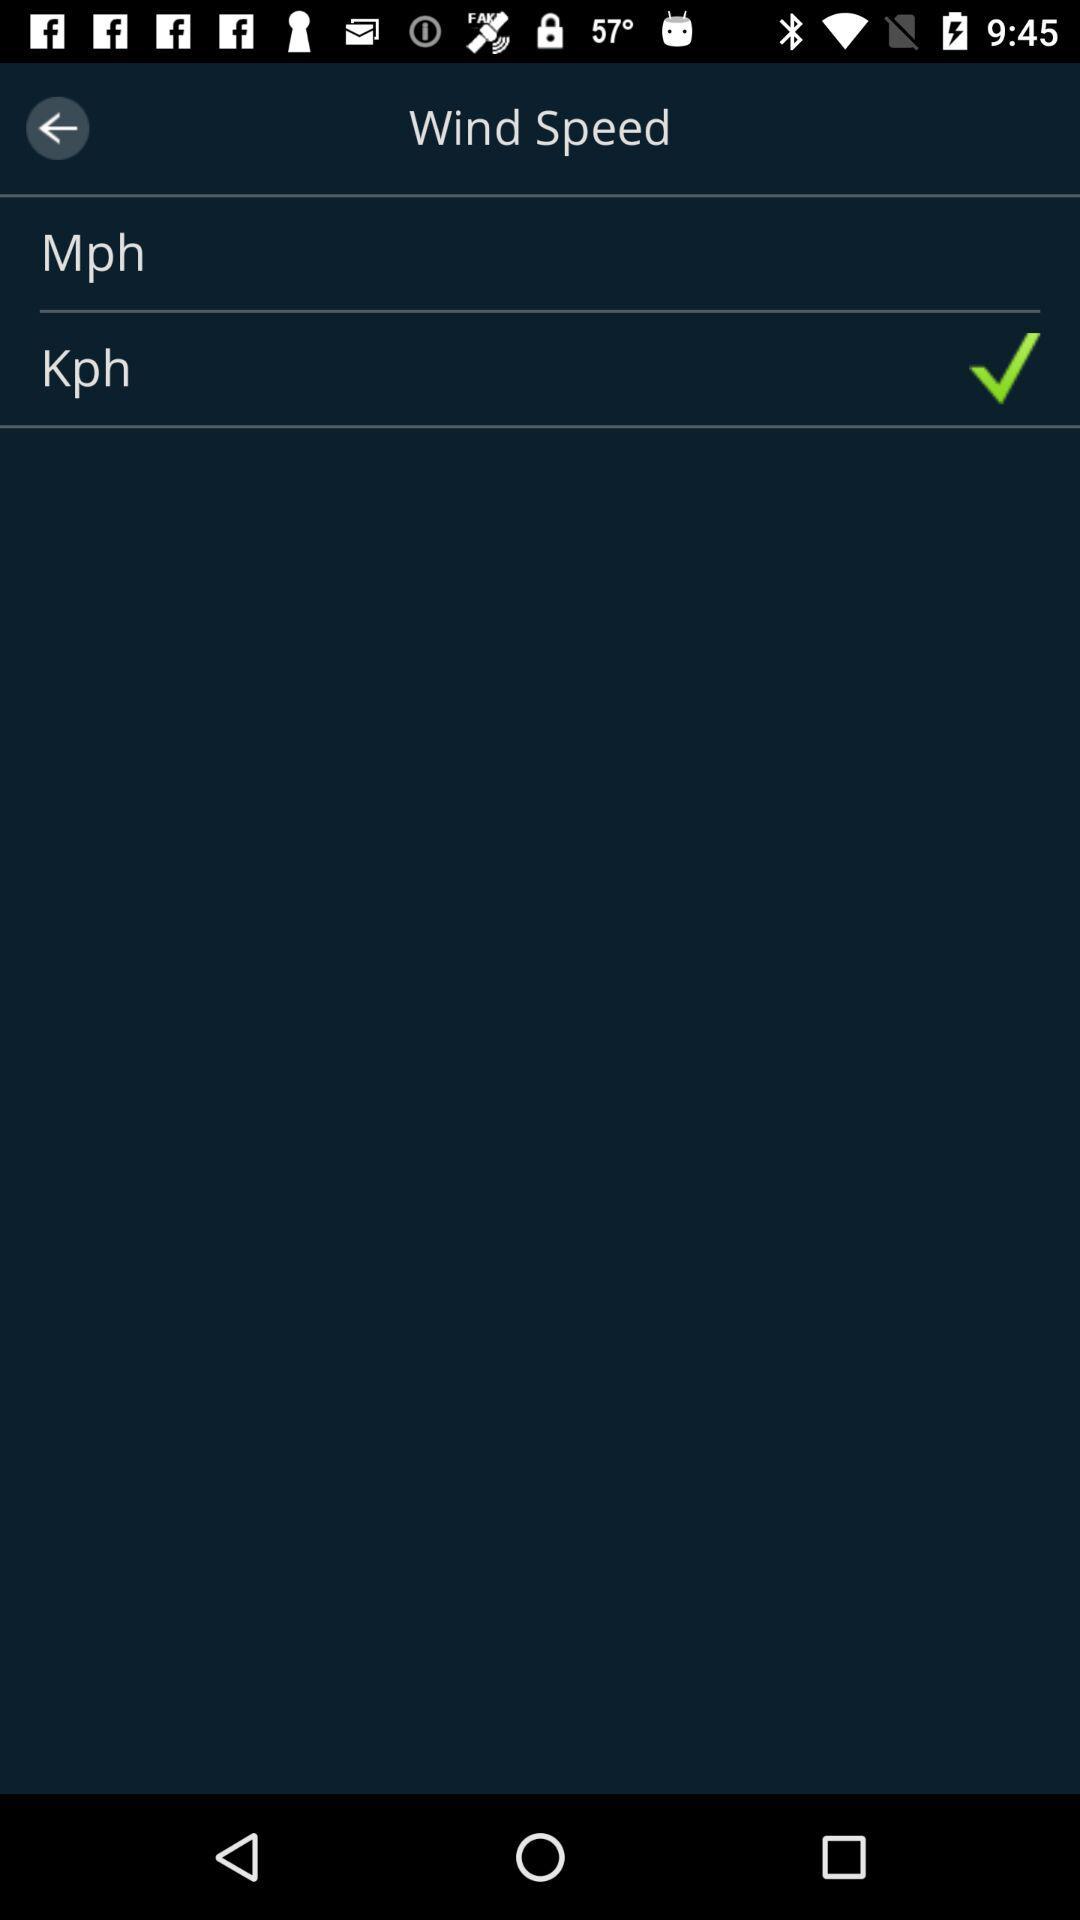 This screenshot has height=1920, width=1080. What do you see at coordinates (56, 127) in the screenshot?
I see `the arrow_backward icon` at bounding box center [56, 127].